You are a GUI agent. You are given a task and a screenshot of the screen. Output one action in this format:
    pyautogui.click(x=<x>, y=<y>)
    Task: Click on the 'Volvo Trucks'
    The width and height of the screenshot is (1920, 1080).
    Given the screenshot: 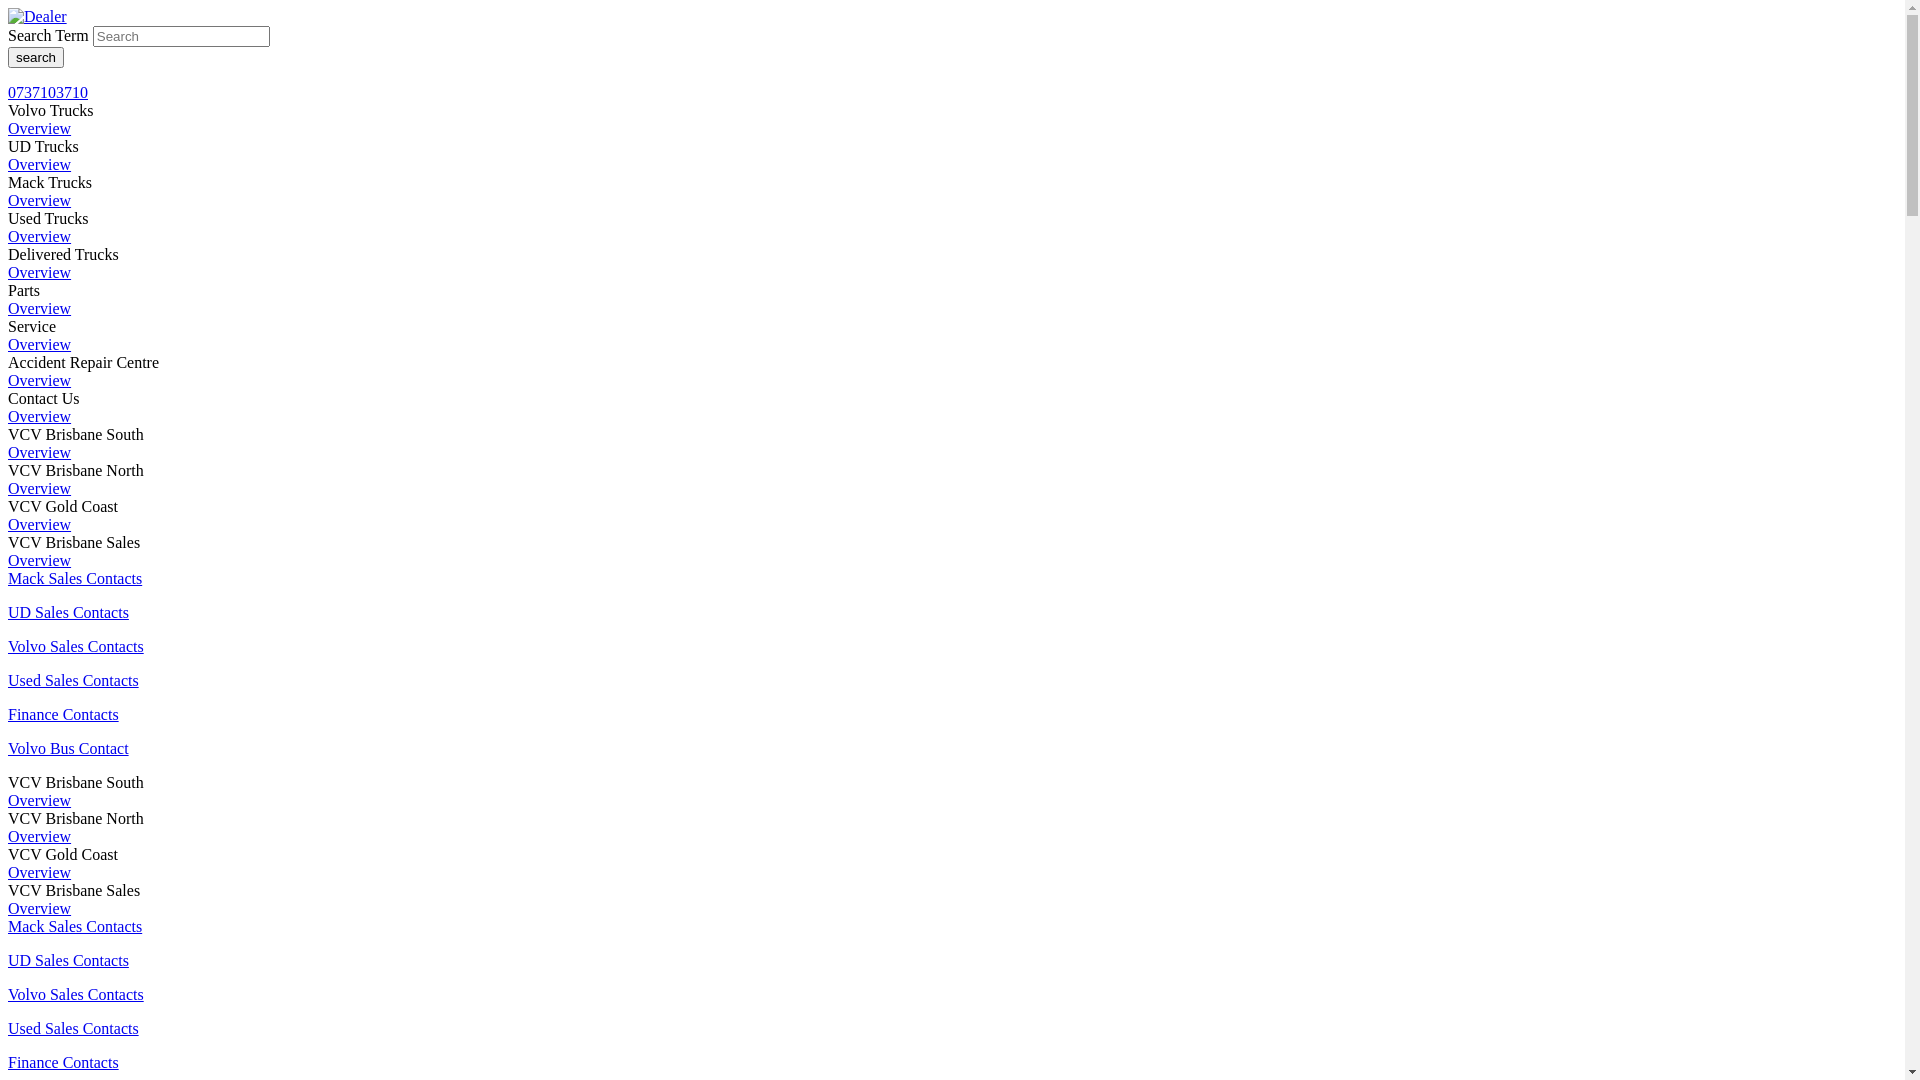 What is the action you would take?
    pyautogui.click(x=8, y=110)
    